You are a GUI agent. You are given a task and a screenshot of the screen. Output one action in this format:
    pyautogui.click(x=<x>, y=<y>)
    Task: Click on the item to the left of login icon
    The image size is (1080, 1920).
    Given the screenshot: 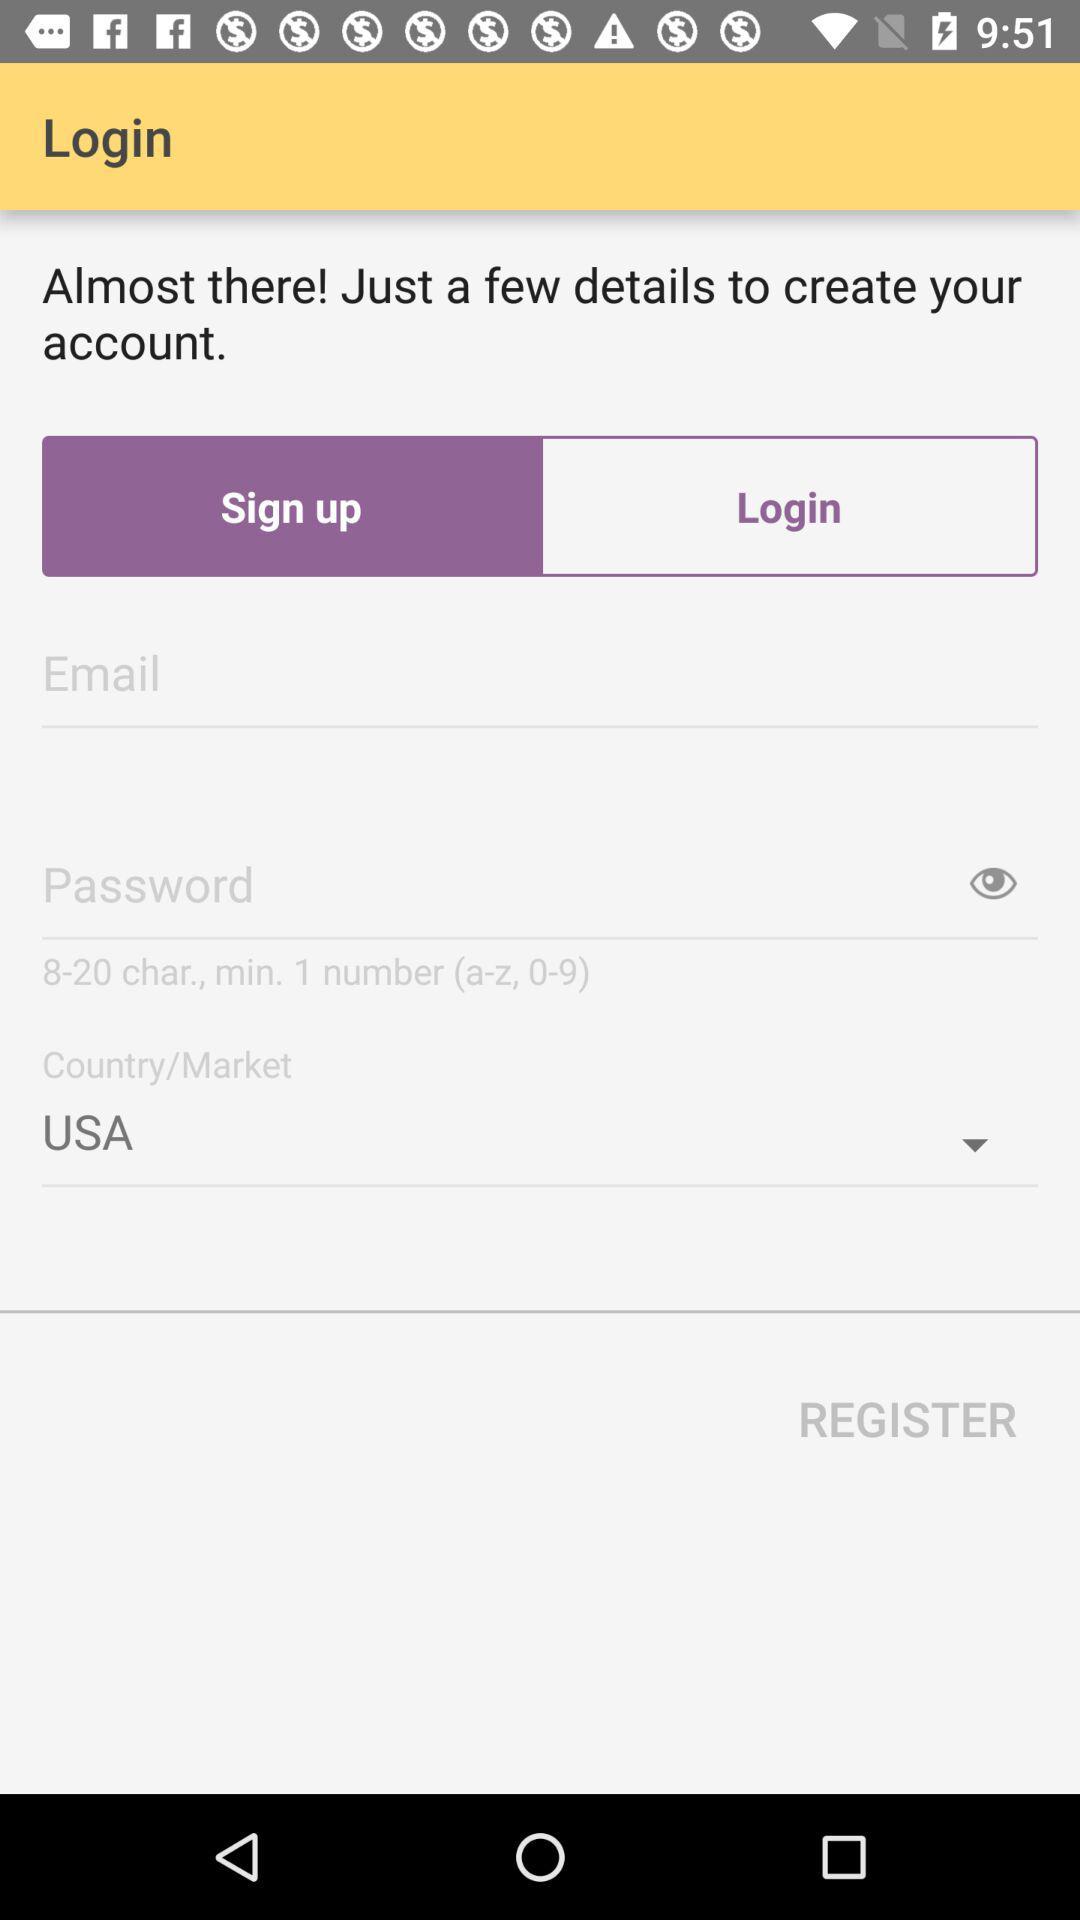 What is the action you would take?
    pyautogui.click(x=290, y=506)
    